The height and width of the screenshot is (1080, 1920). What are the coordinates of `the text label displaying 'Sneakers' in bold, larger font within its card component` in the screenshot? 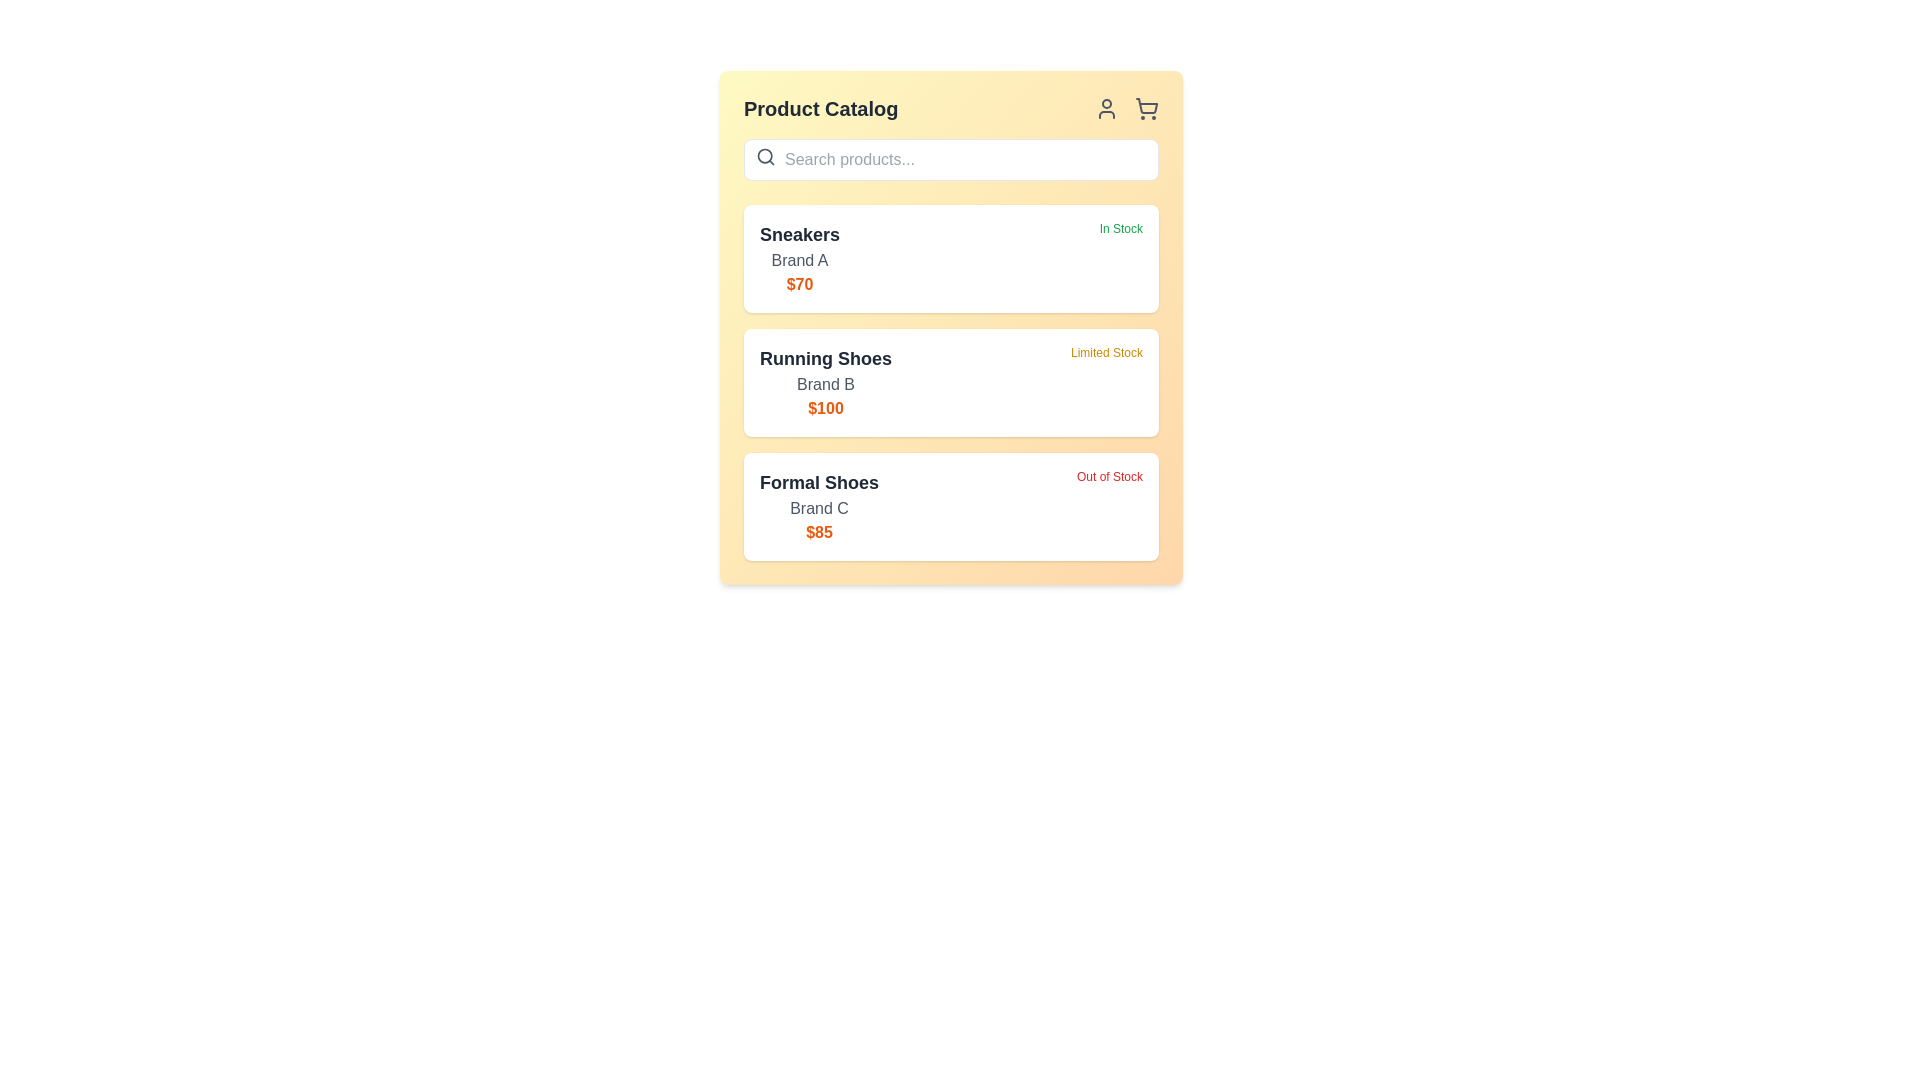 It's located at (800, 234).